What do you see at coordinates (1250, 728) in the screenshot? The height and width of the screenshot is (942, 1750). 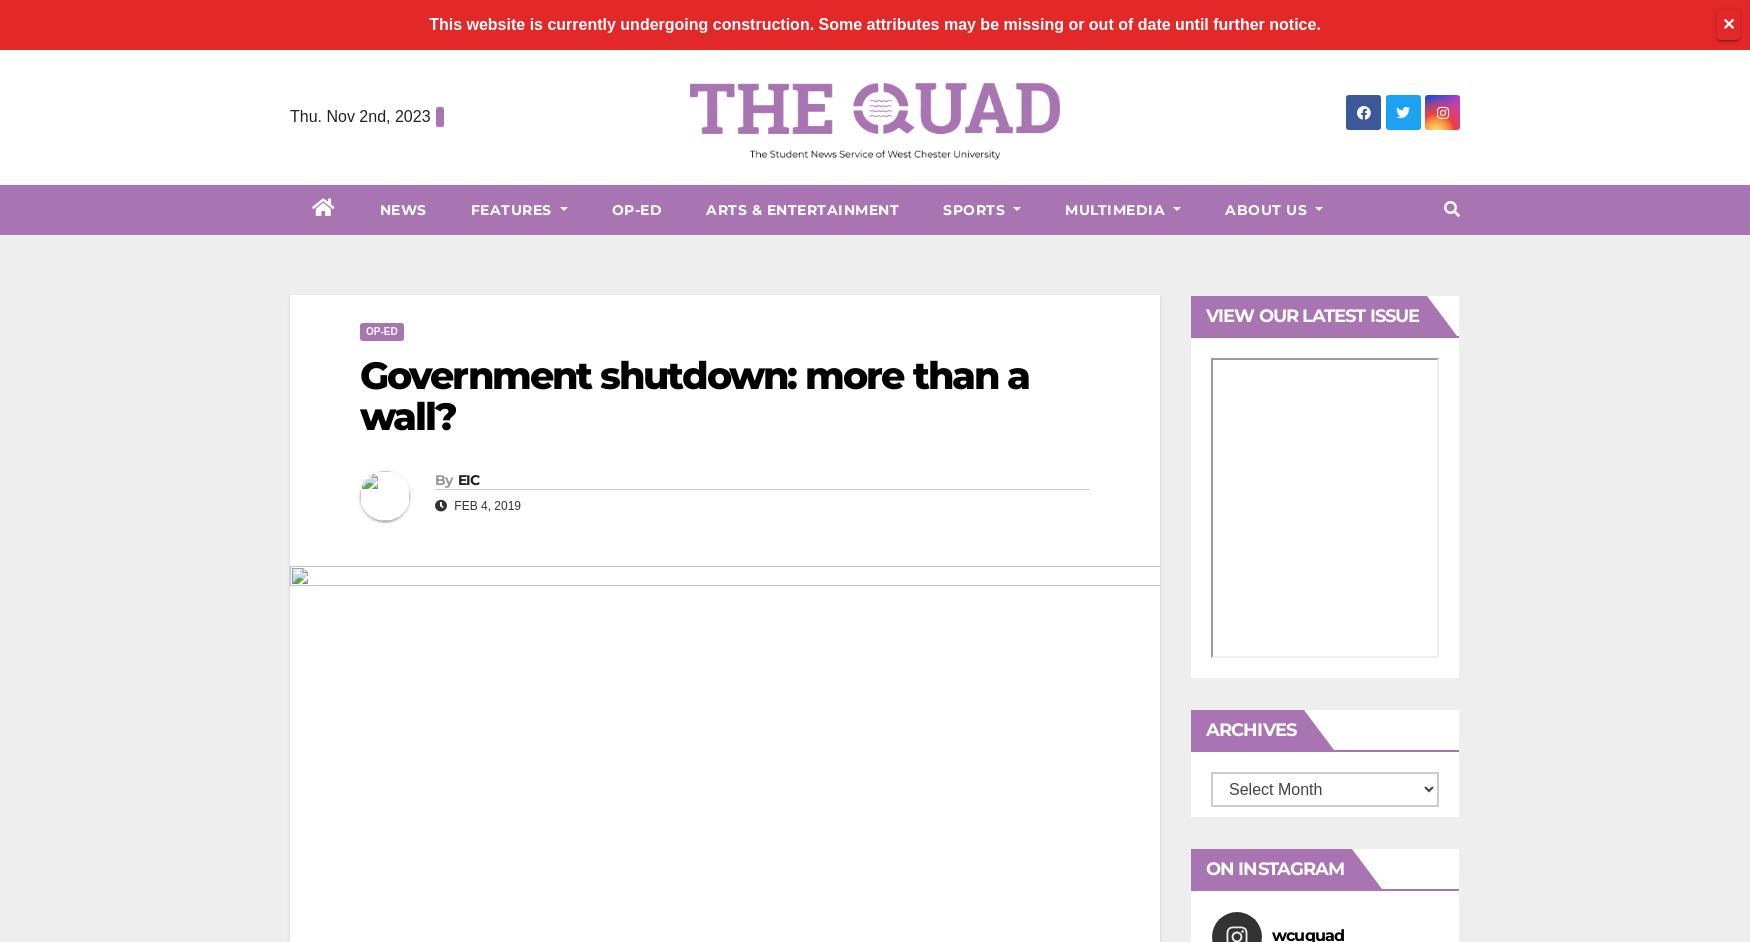 I see `'Archives'` at bounding box center [1250, 728].